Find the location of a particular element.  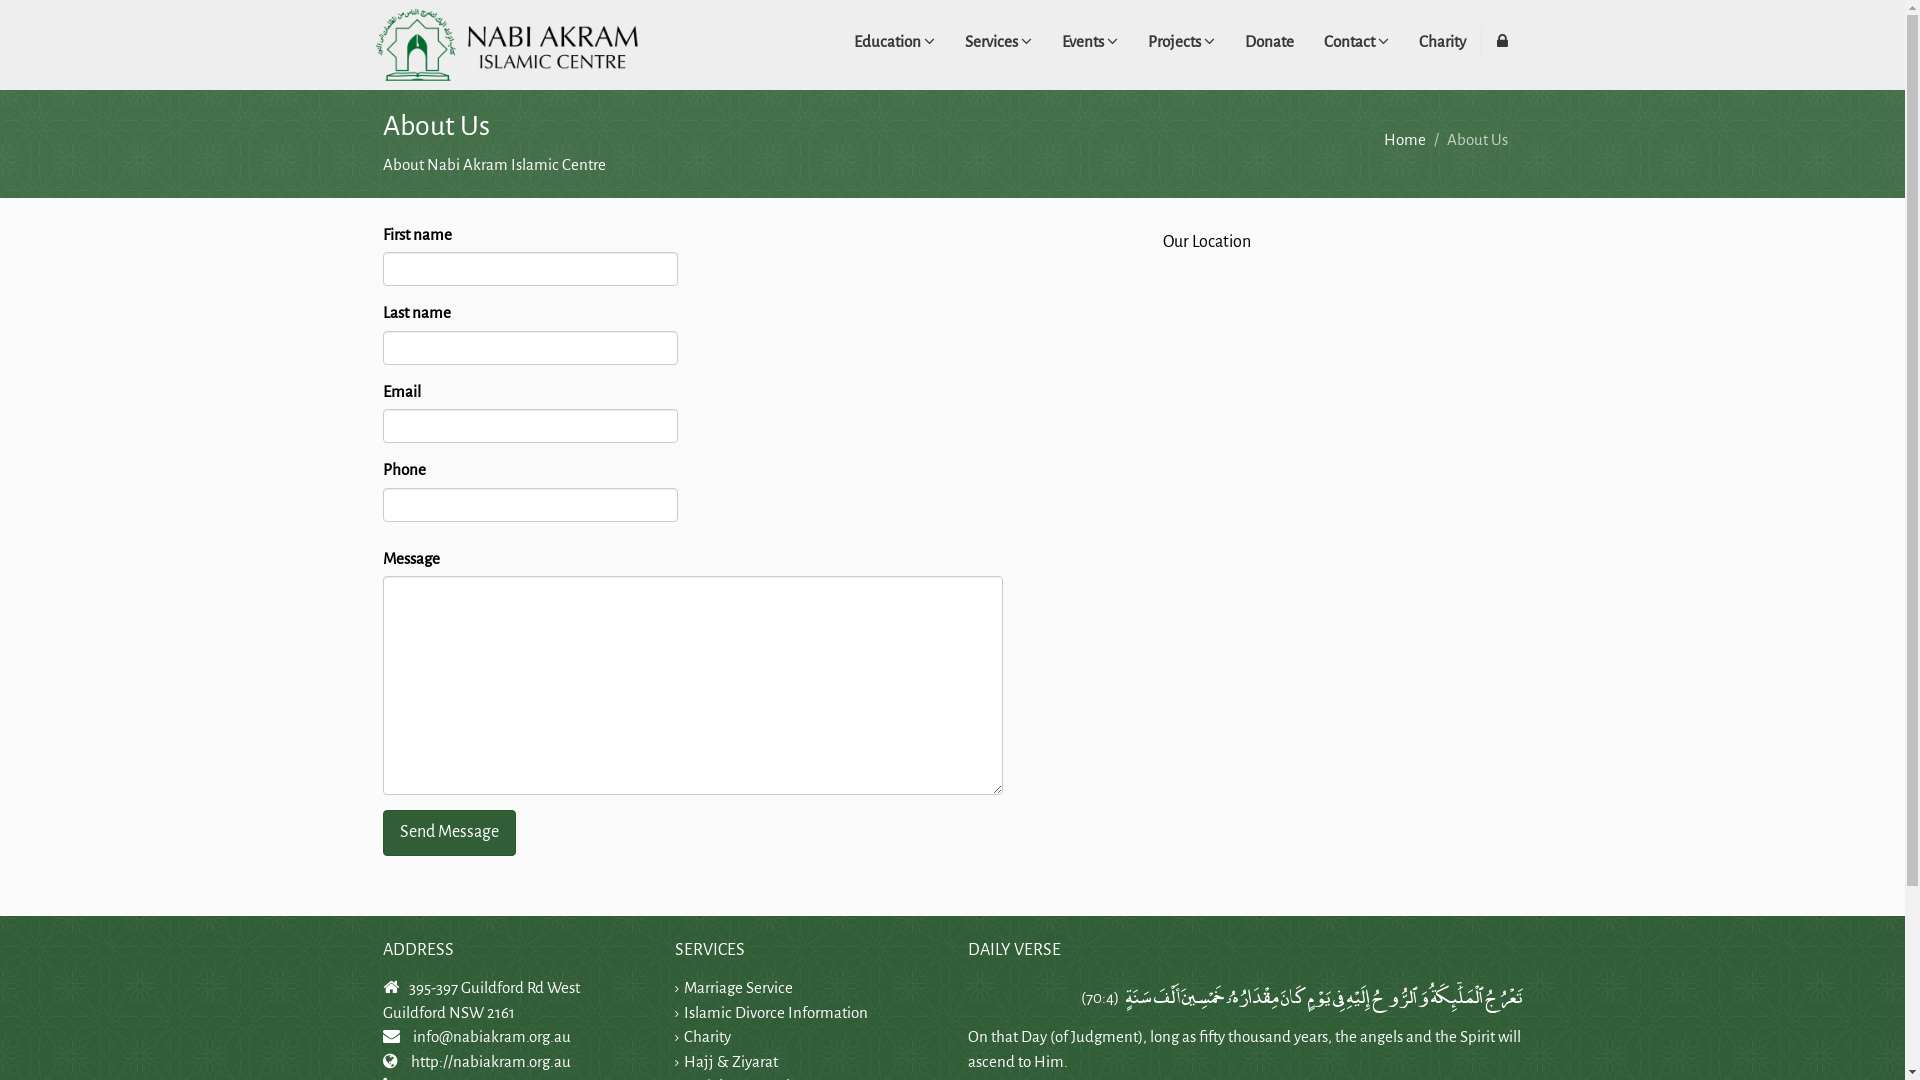

'Contact' is located at coordinates (1355, 42).